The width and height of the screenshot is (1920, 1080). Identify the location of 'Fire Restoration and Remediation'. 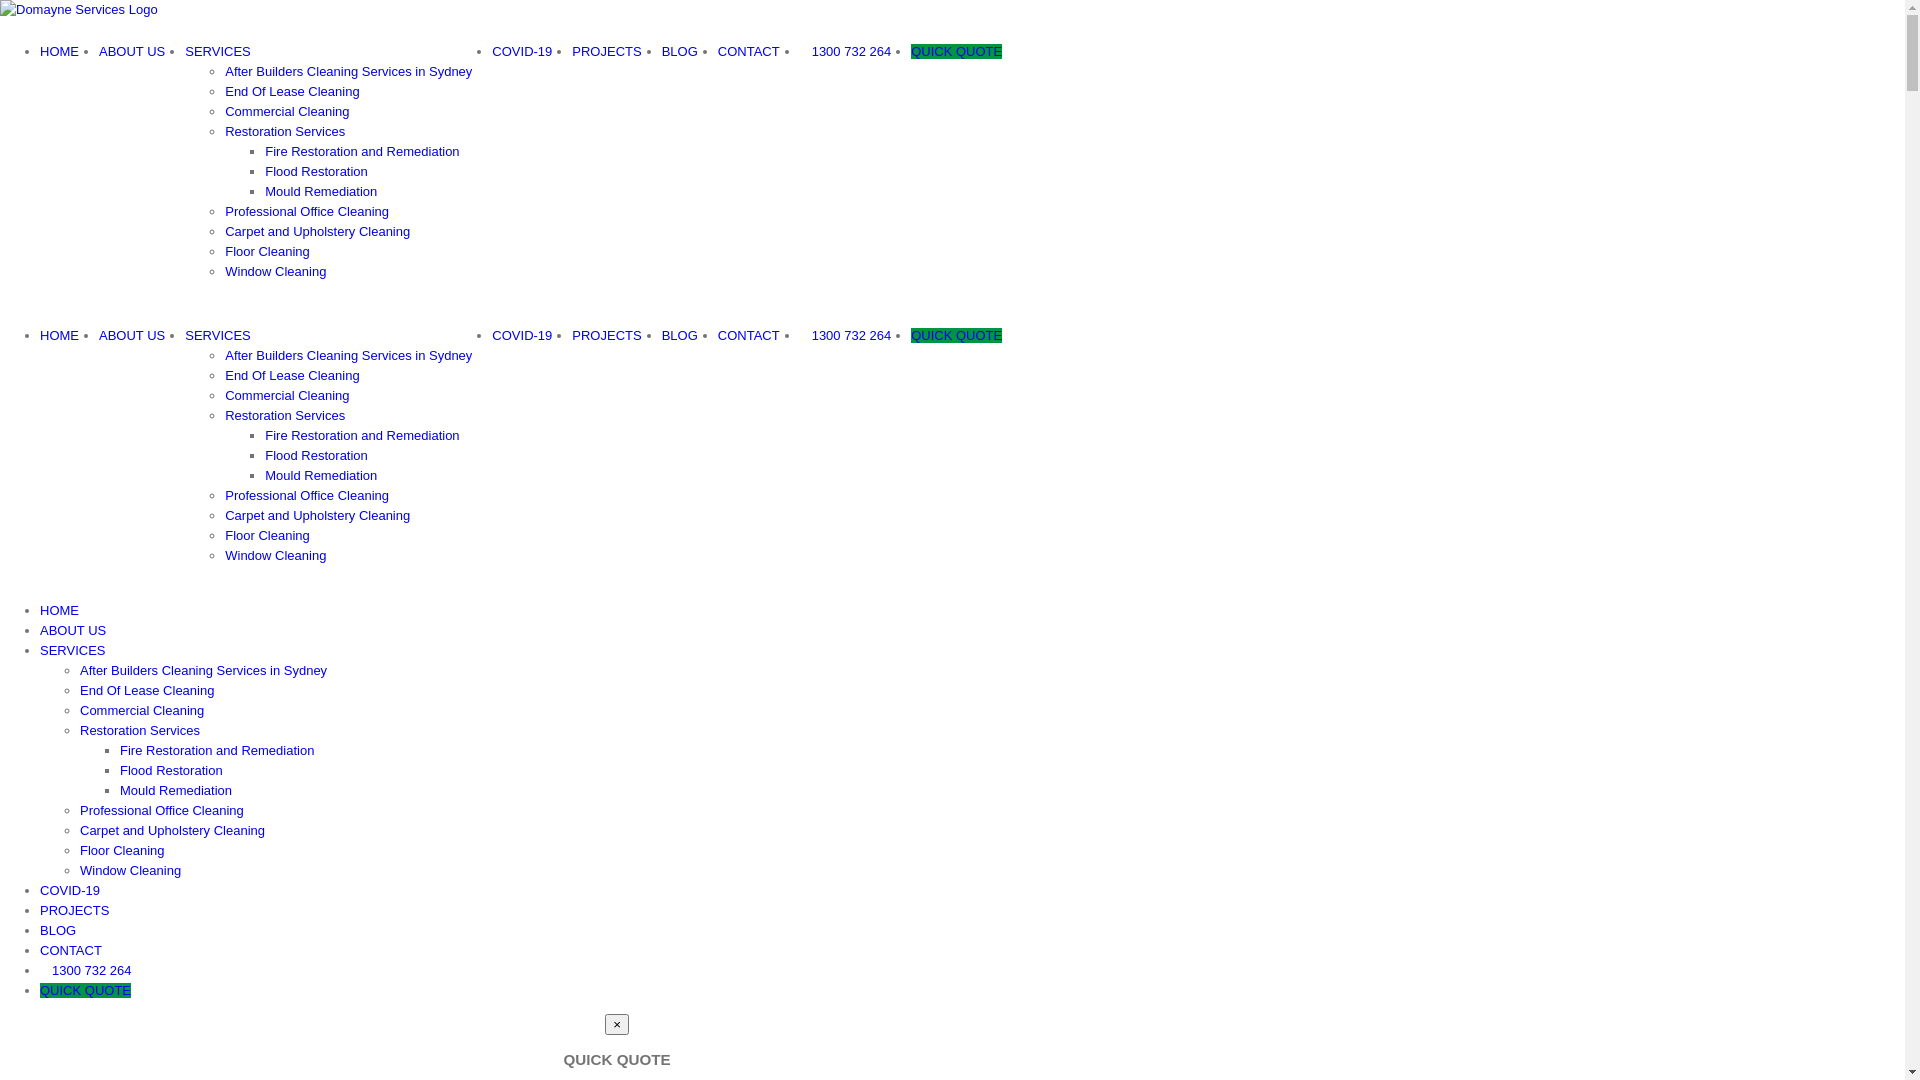
(361, 150).